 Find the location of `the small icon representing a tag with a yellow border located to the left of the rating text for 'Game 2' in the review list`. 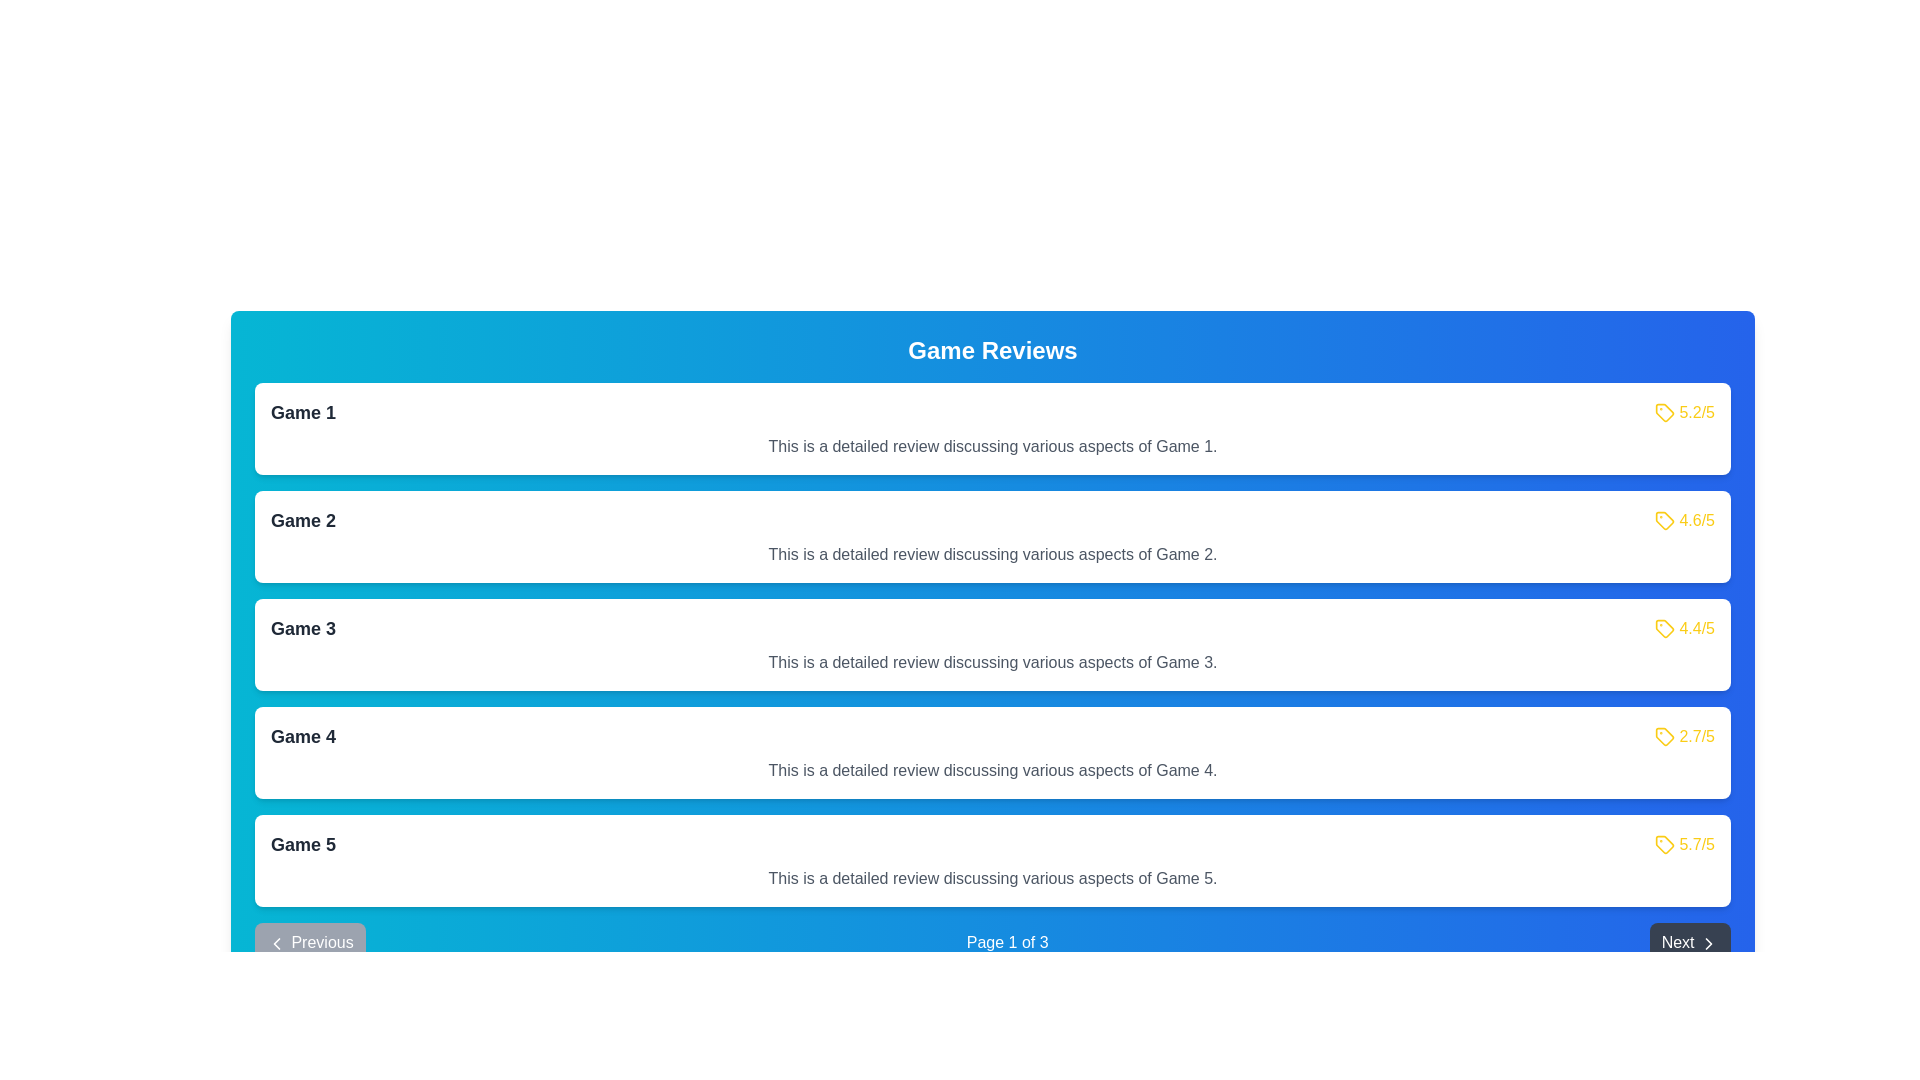

the small icon representing a tag with a yellow border located to the left of the rating text for 'Game 2' in the review list is located at coordinates (1665, 519).